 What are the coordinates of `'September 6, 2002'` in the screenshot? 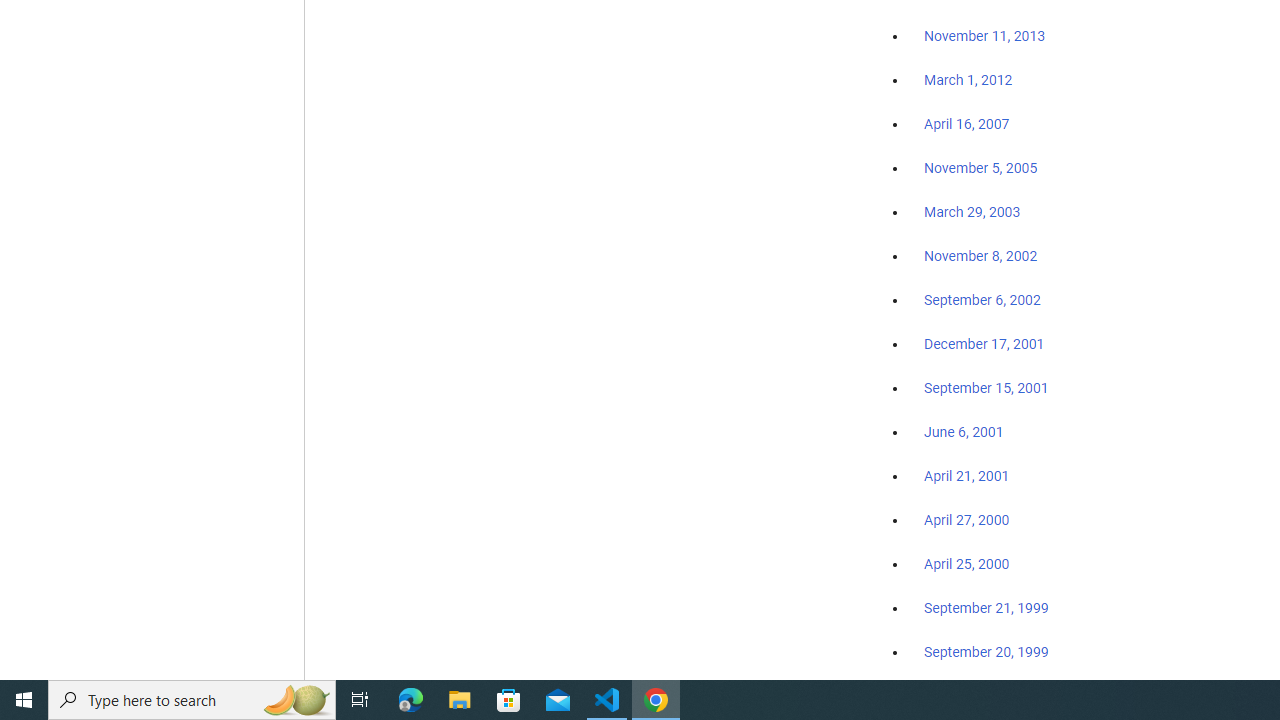 It's located at (982, 299).